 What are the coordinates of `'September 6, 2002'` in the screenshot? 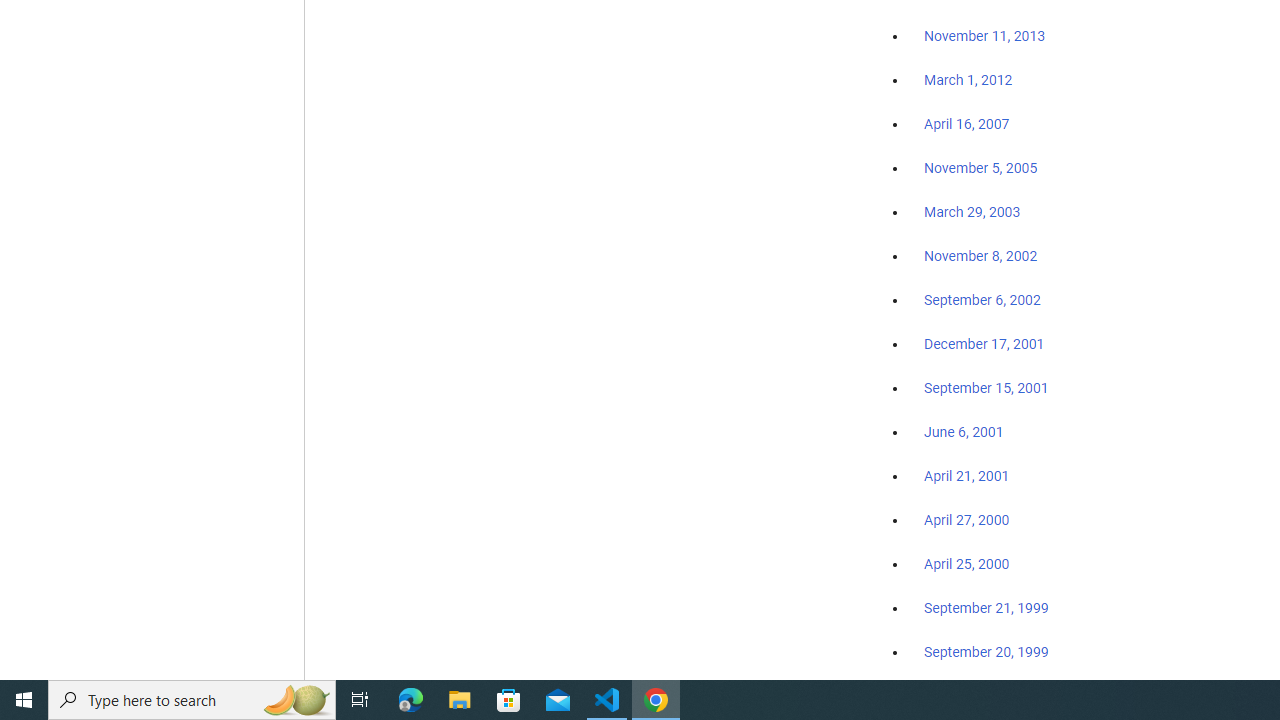 It's located at (982, 299).